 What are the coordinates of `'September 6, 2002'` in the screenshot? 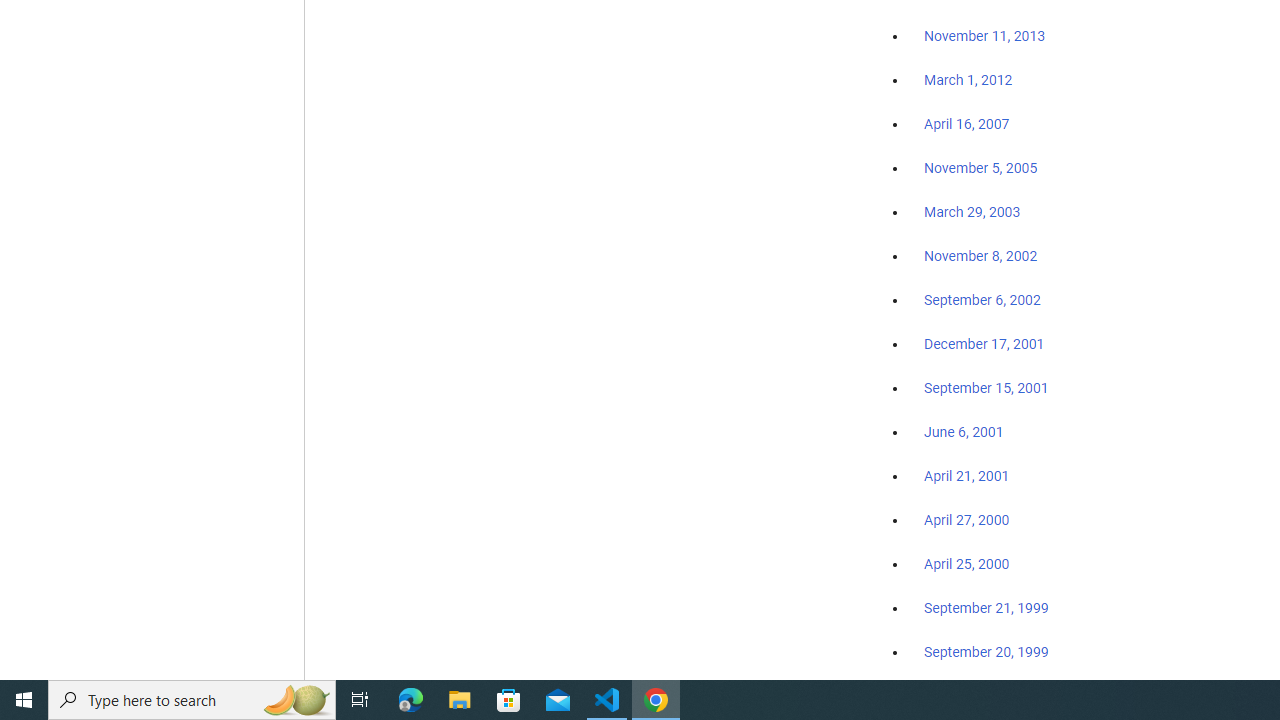 It's located at (982, 299).